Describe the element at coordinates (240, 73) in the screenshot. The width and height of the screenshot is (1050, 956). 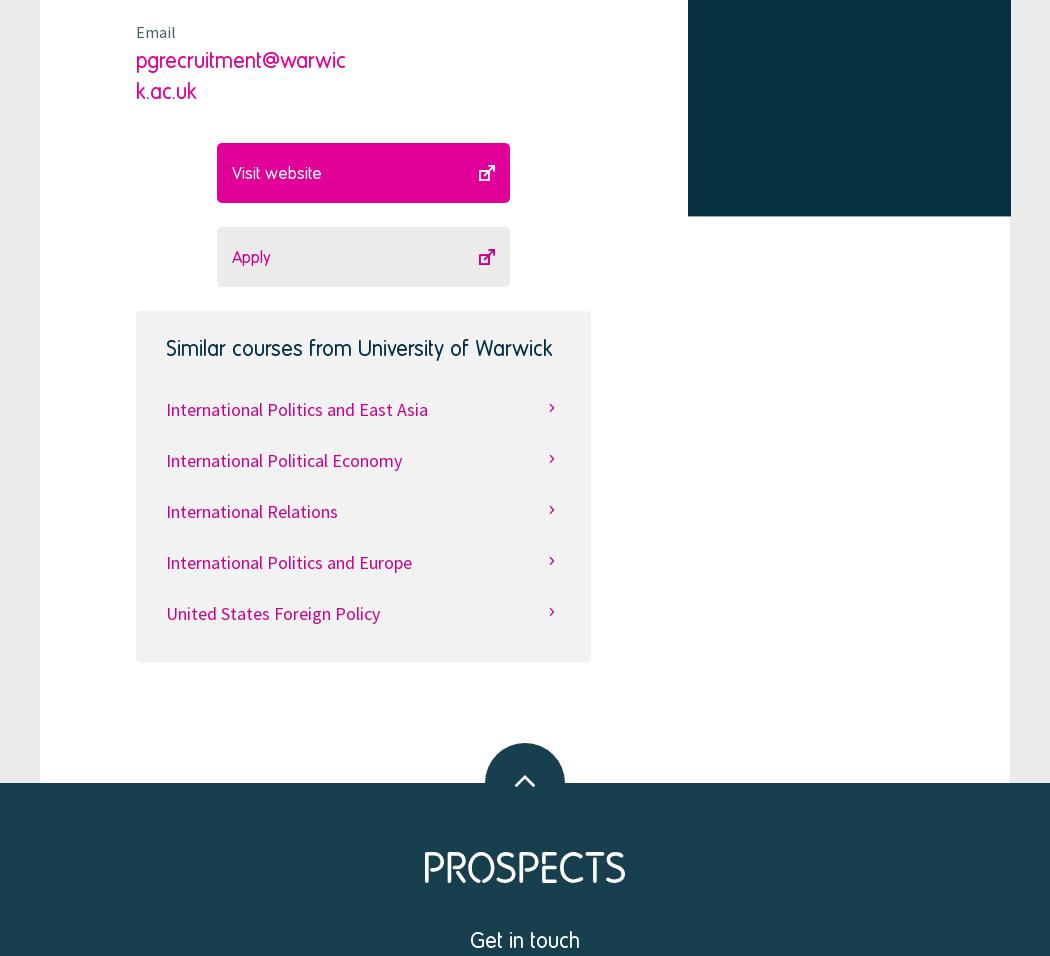
I see `'pgrecruitment@warwick.ac.uk'` at that location.